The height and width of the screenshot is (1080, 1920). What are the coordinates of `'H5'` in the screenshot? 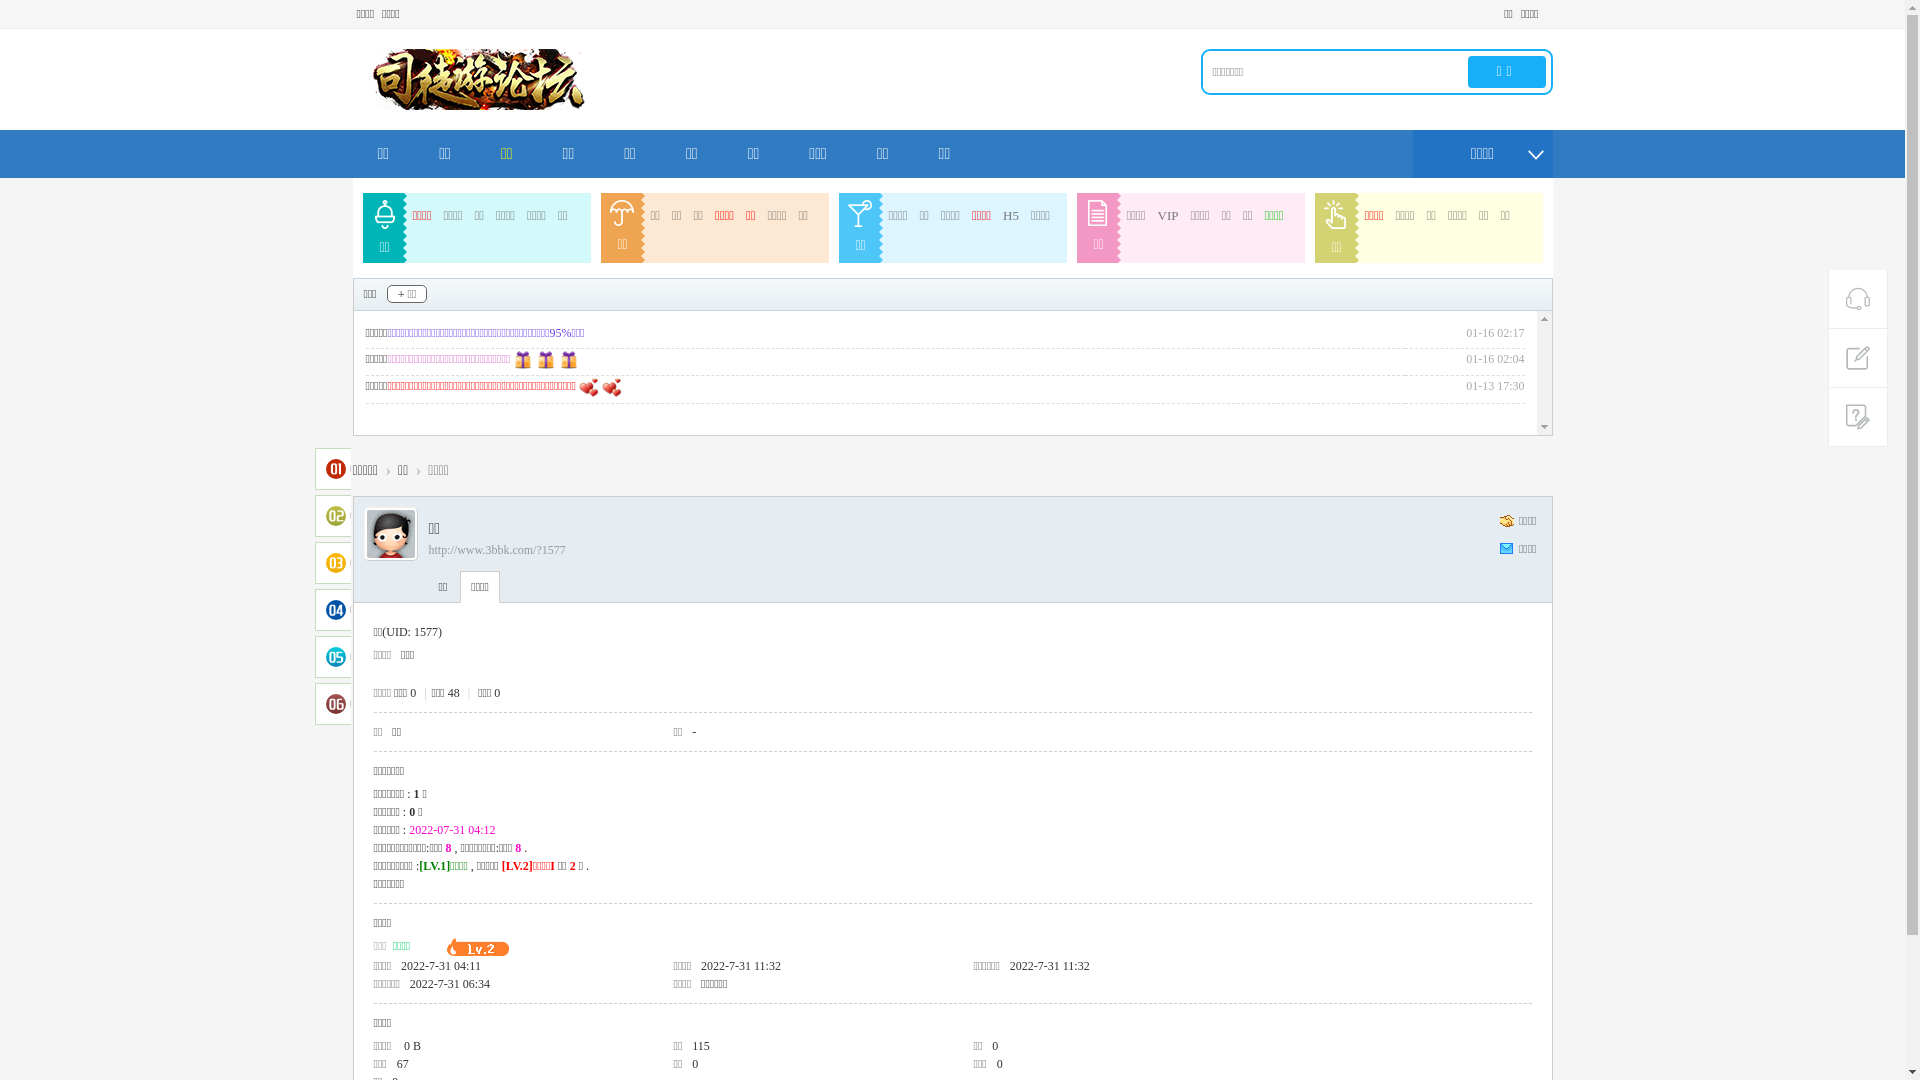 It's located at (1011, 215).